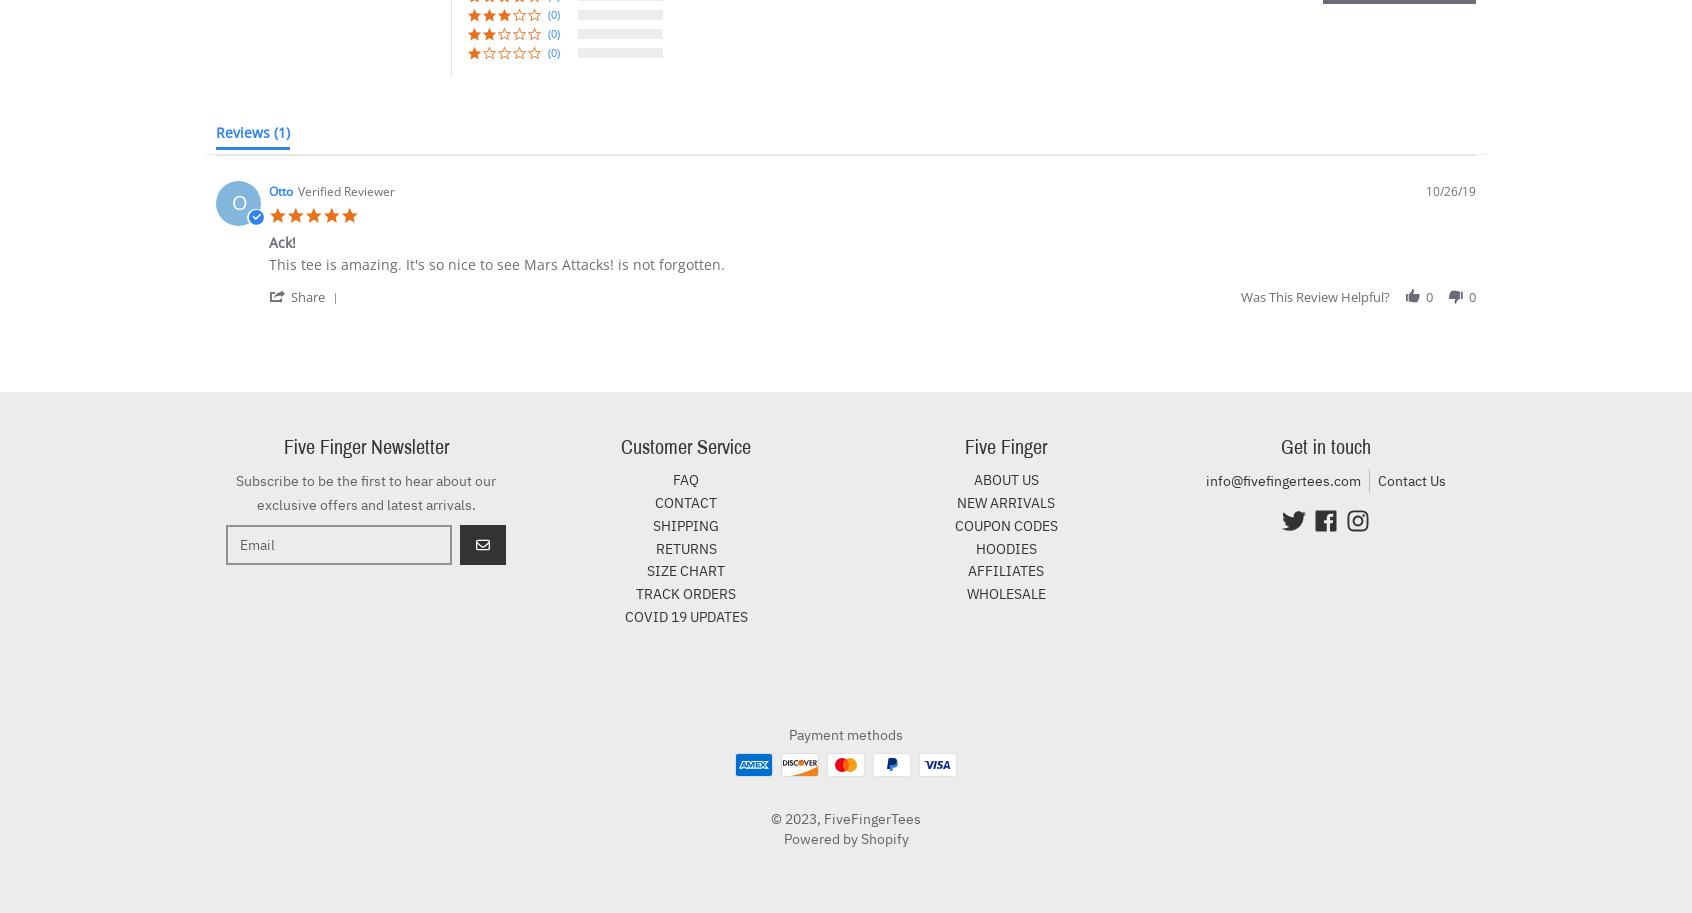 The height and width of the screenshot is (913, 1692). Describe the element at coordinates (685, 593) in the screenshot. I see `'TRACK ORDERS'` at that location.